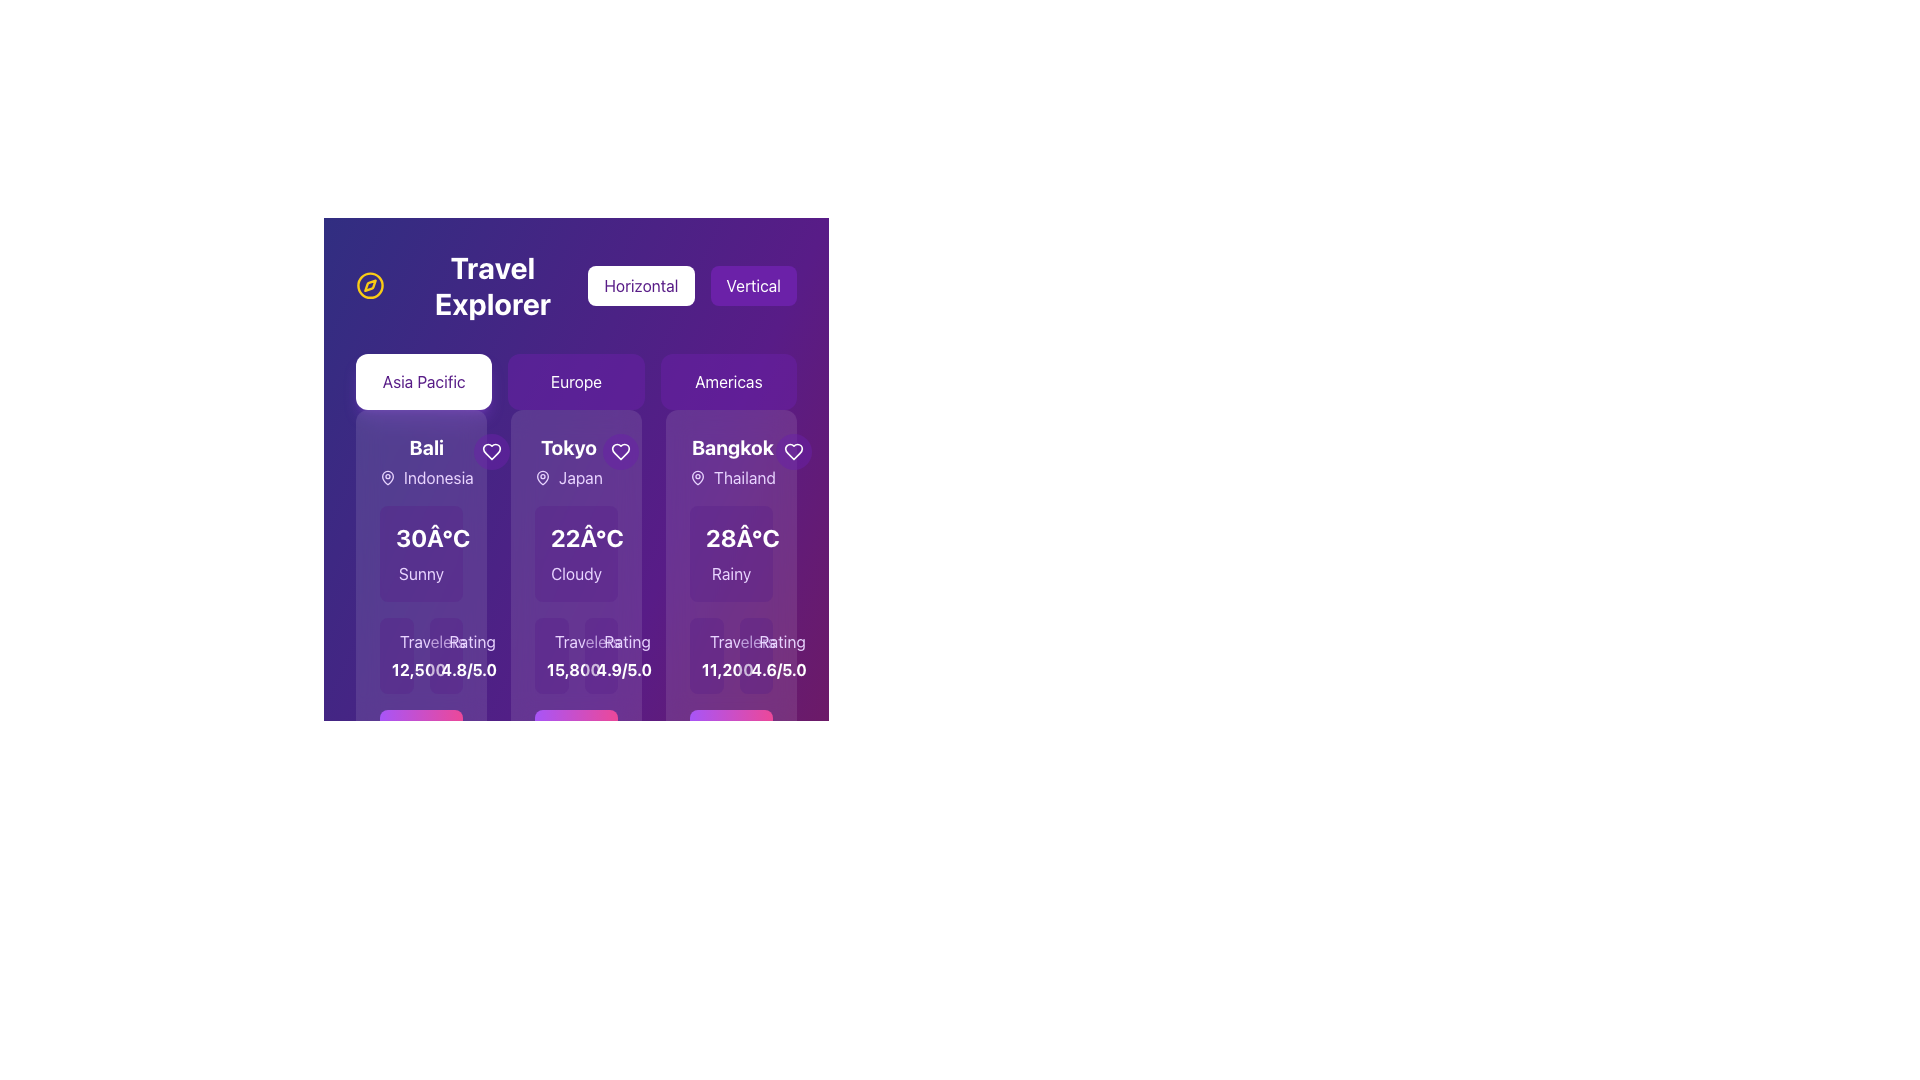 Image resolution: width=1920 pixels, height=1080 pixels. What do you see at coordinates (781, 641) in the screenshot?
I see `the 'Rating' label, which is styled in purple and located in the third column under the 'Bangkok' section, above the numerical rating score` at bounding box center [781, 641].